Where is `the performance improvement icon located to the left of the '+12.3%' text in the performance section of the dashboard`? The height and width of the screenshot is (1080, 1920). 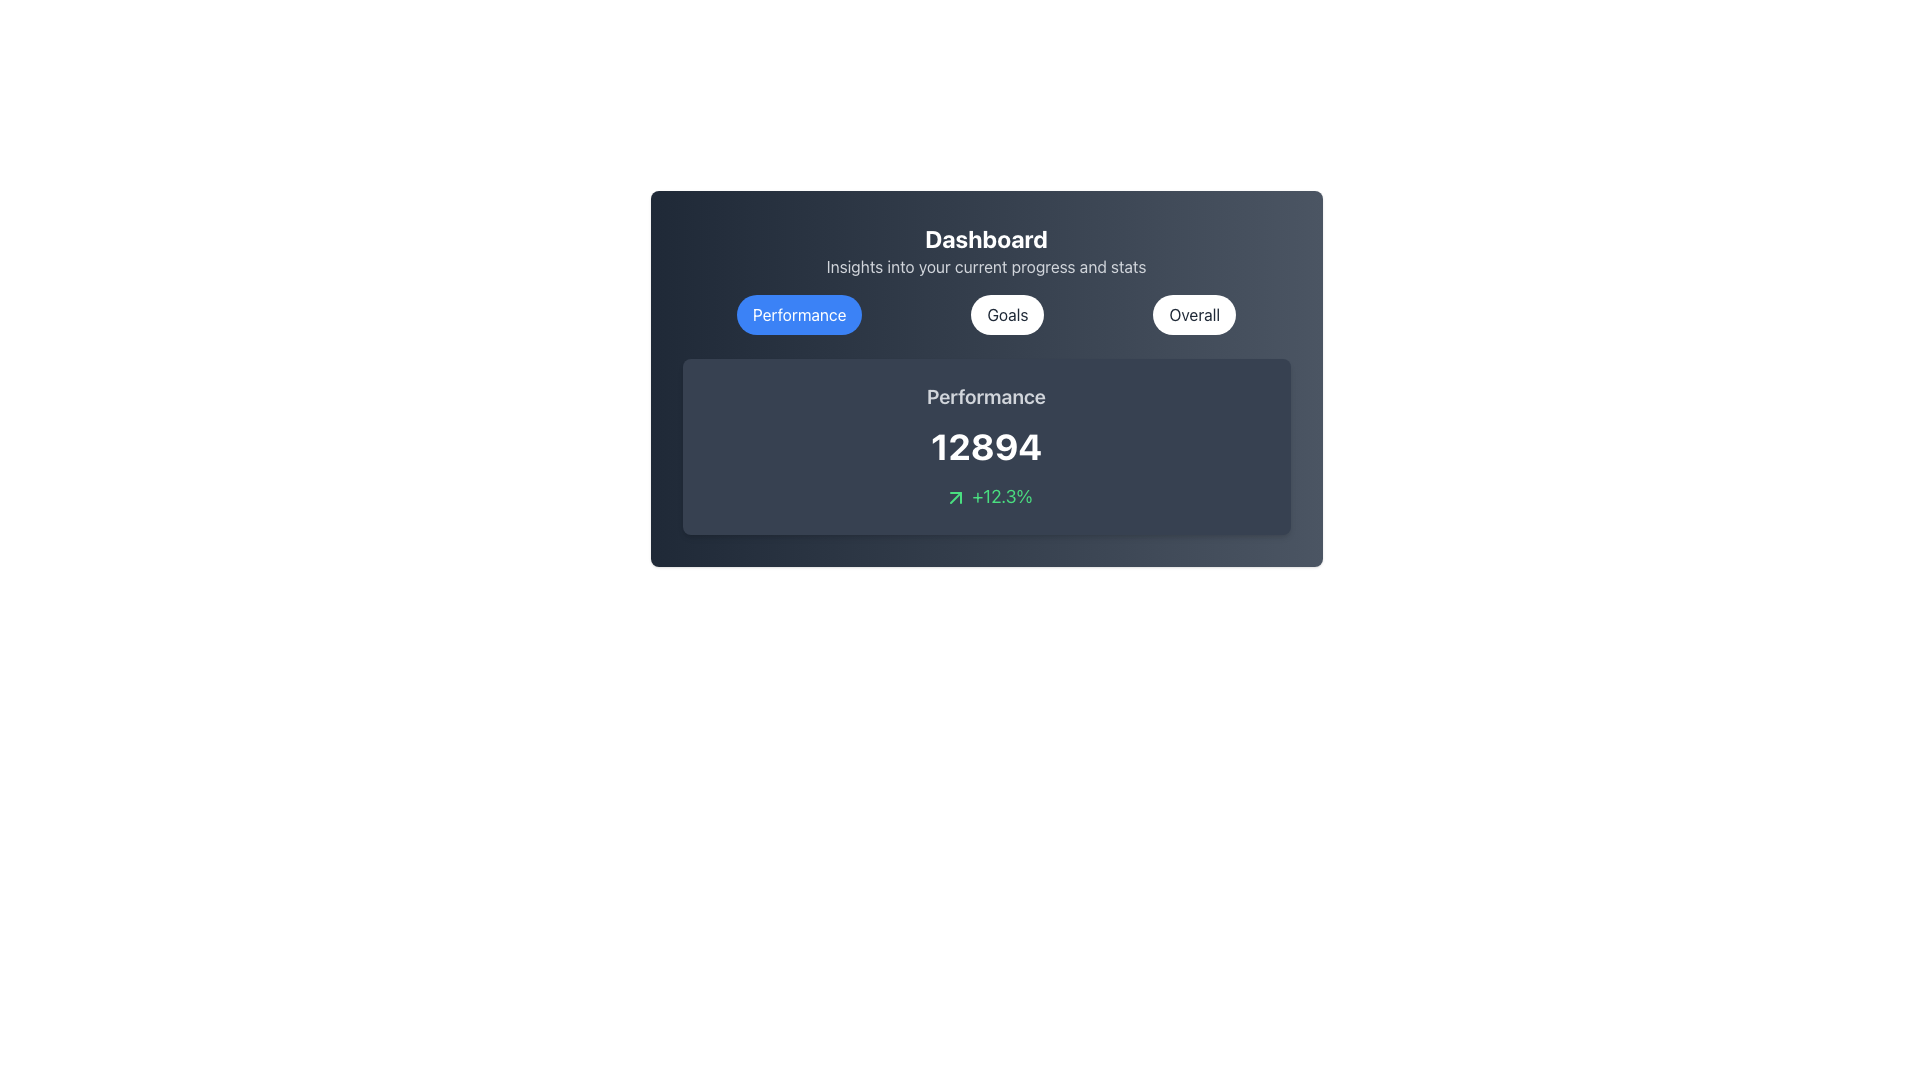 the performance improvement icon located to the left of the '+12.3%' text in the performance section of the dashboard is located at coordinates (955, 497).